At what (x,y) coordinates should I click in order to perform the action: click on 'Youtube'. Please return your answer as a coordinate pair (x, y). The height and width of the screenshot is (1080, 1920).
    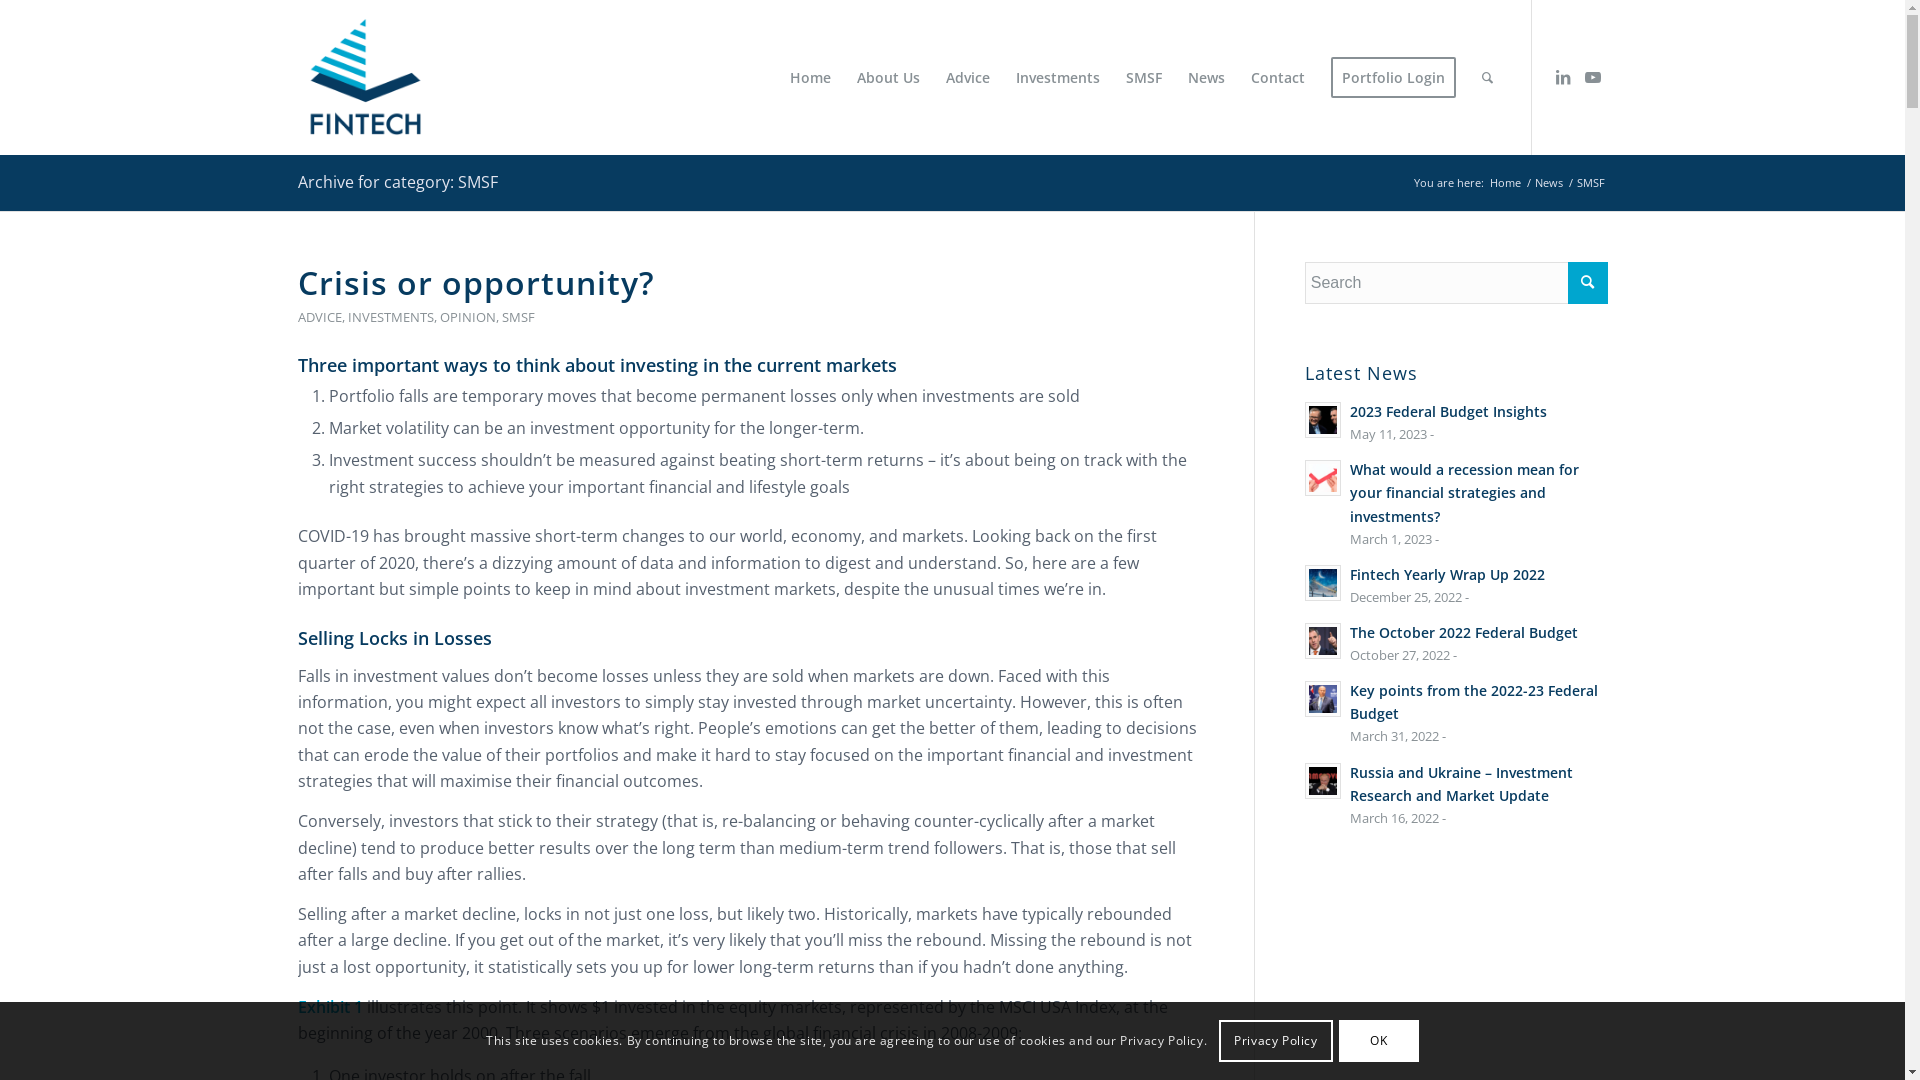
    Looking at the image, I should click on (1577, 76).